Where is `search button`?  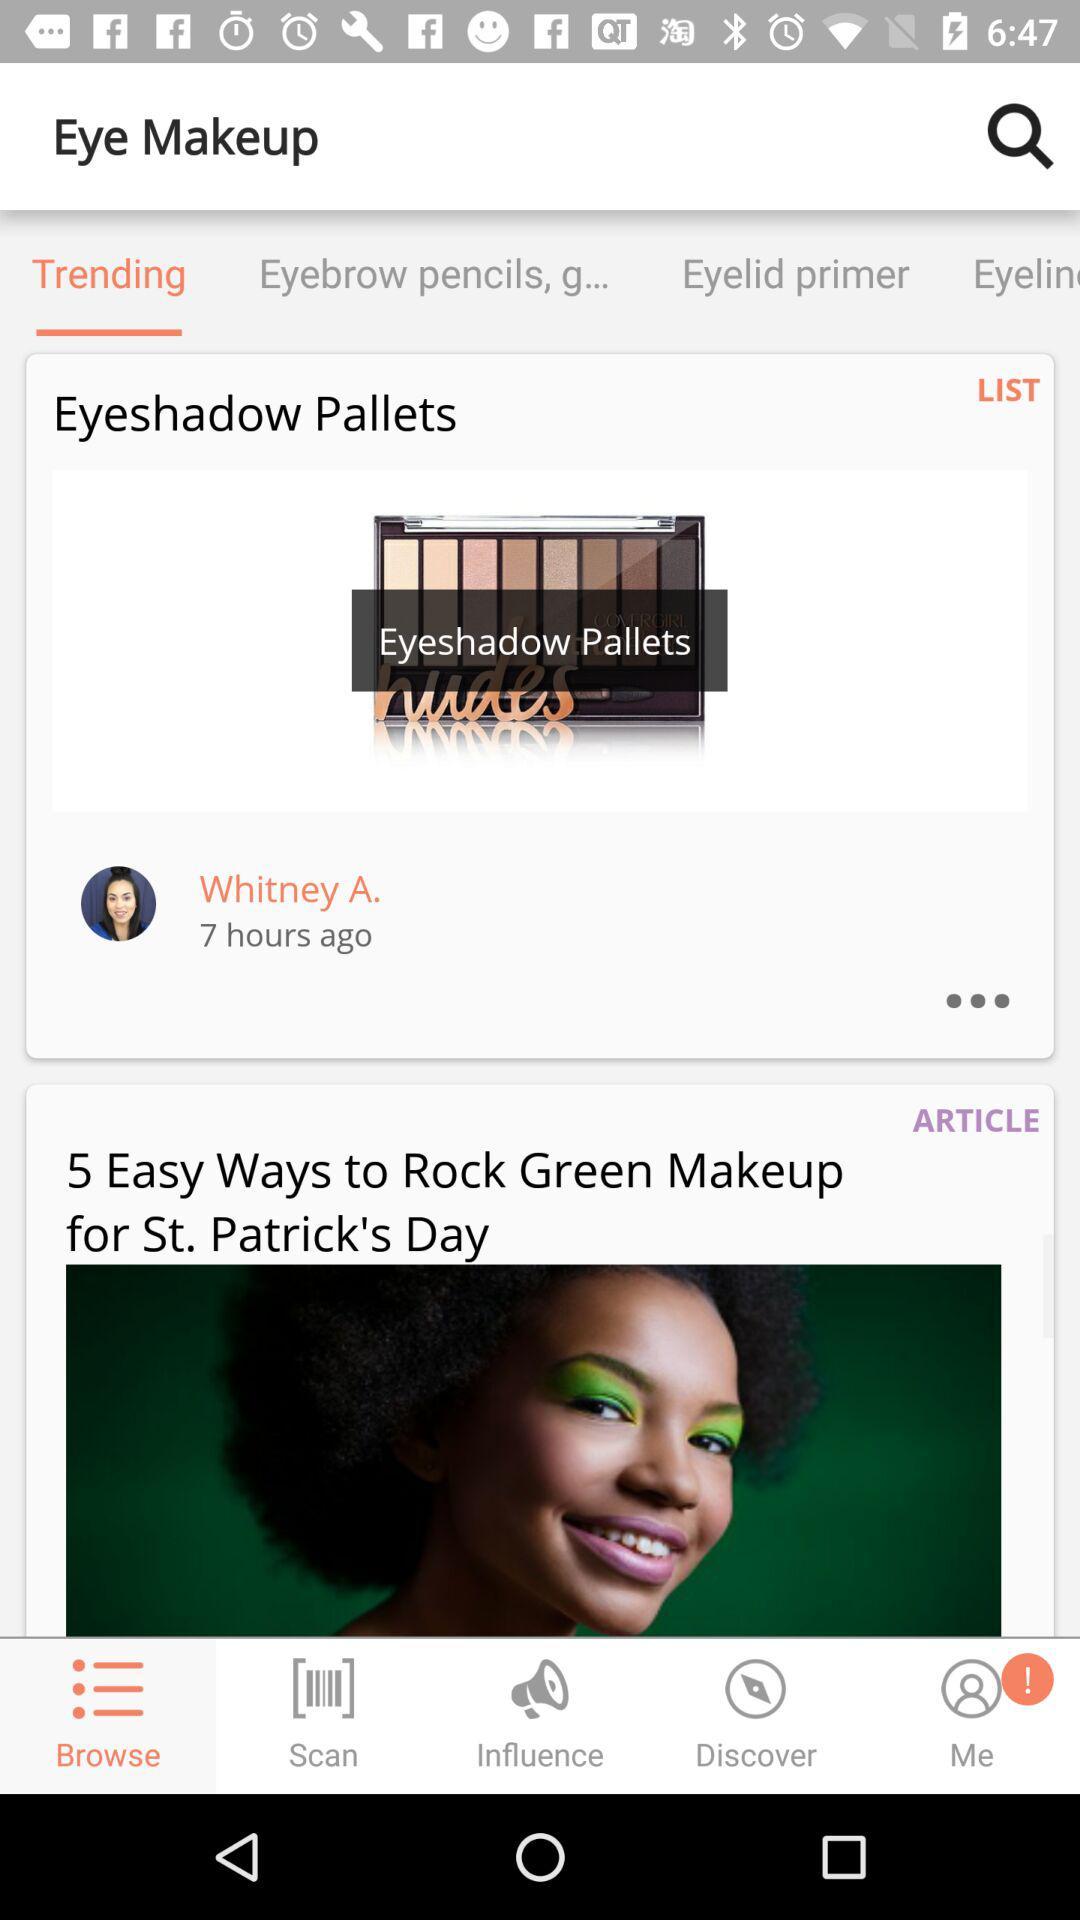
search button is located at coordinates (1020, 135).